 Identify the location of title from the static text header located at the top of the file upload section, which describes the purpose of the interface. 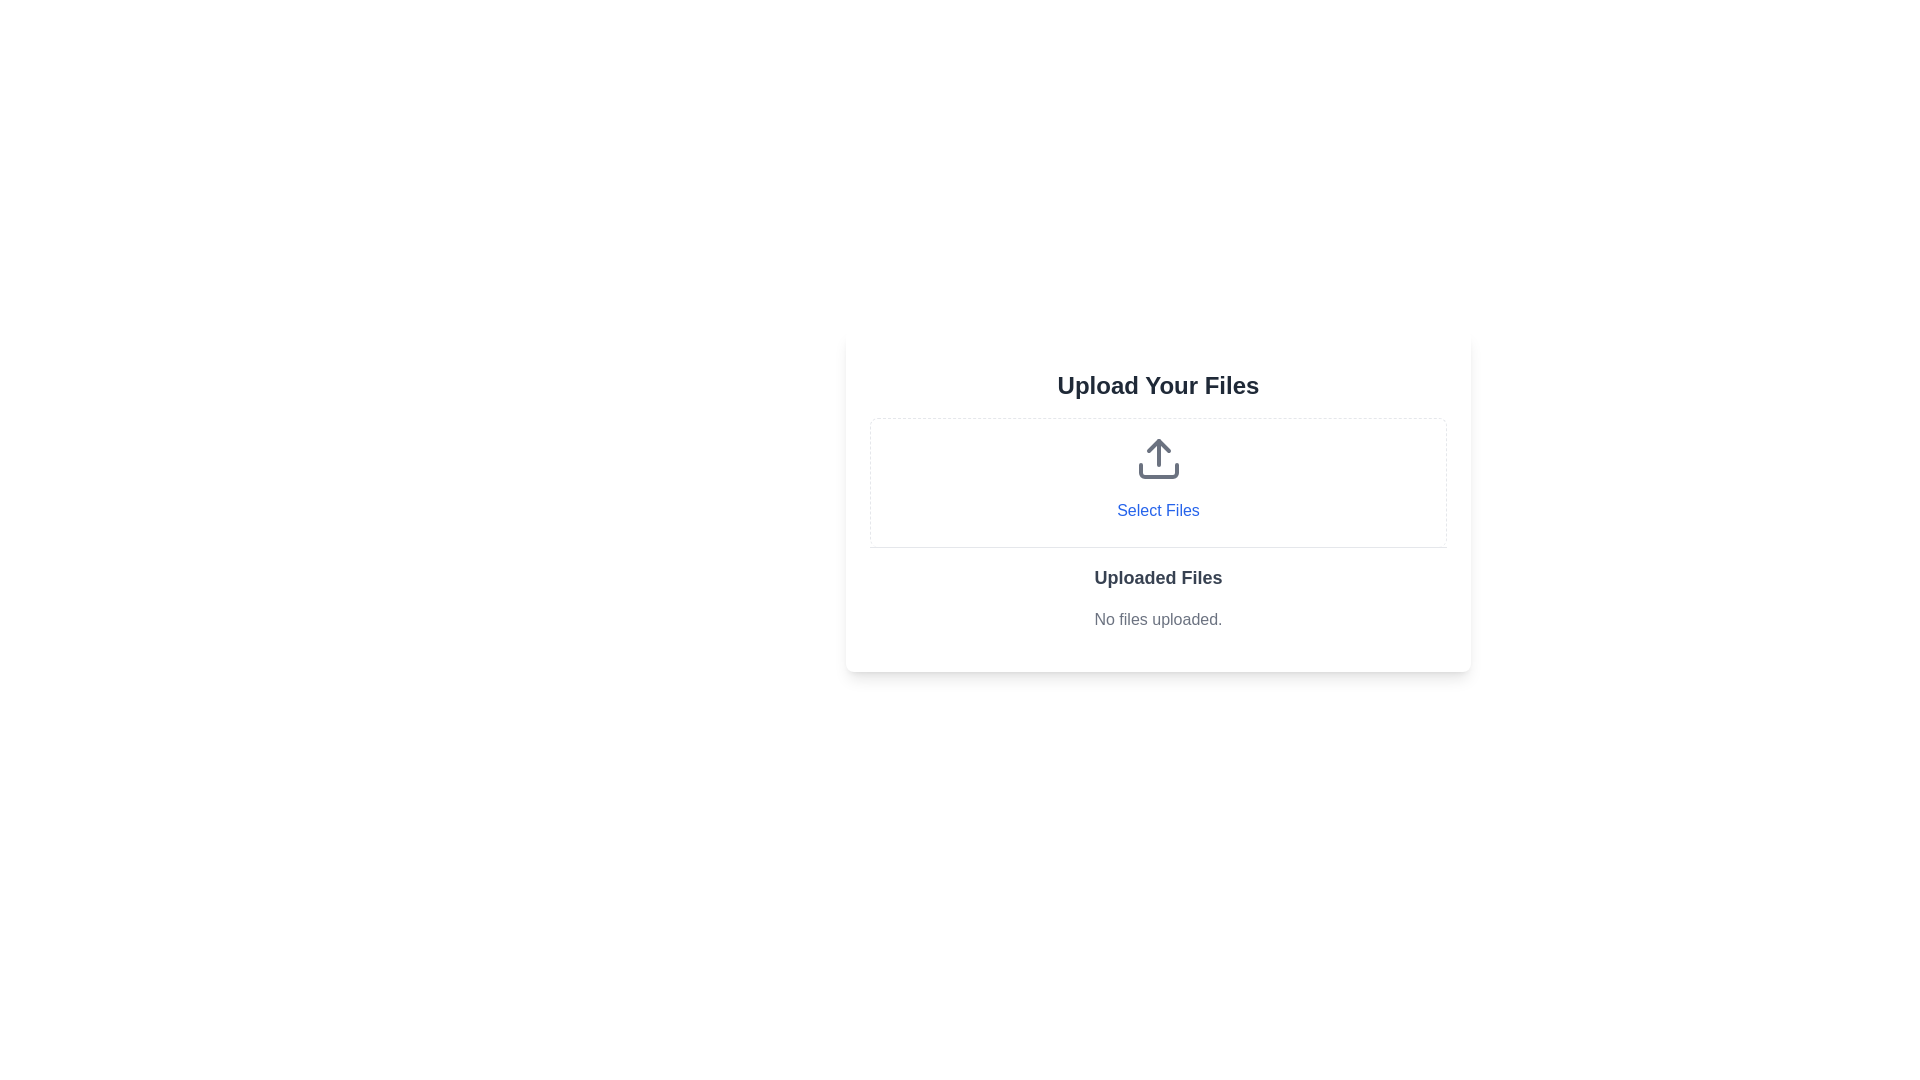
(1158, 385).